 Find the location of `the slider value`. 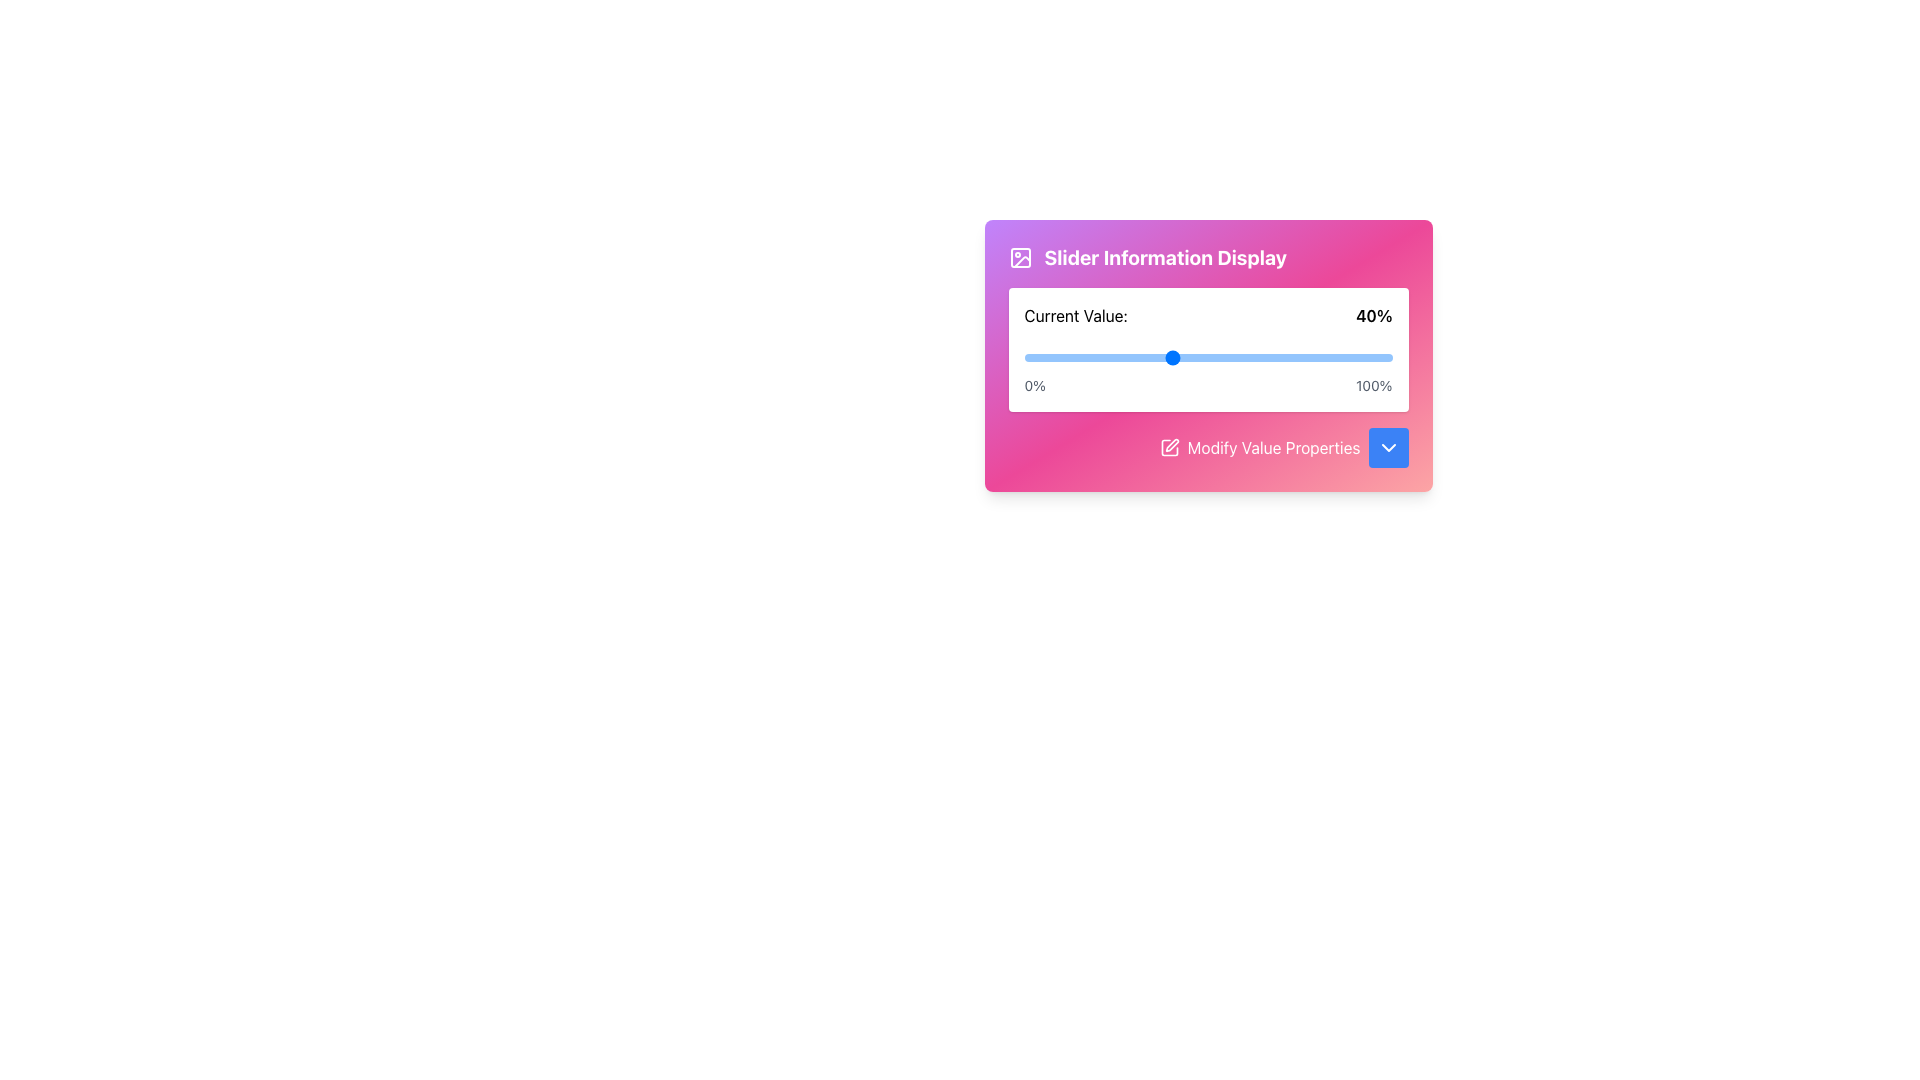

the slider value is located at coordinates (1387, 357).